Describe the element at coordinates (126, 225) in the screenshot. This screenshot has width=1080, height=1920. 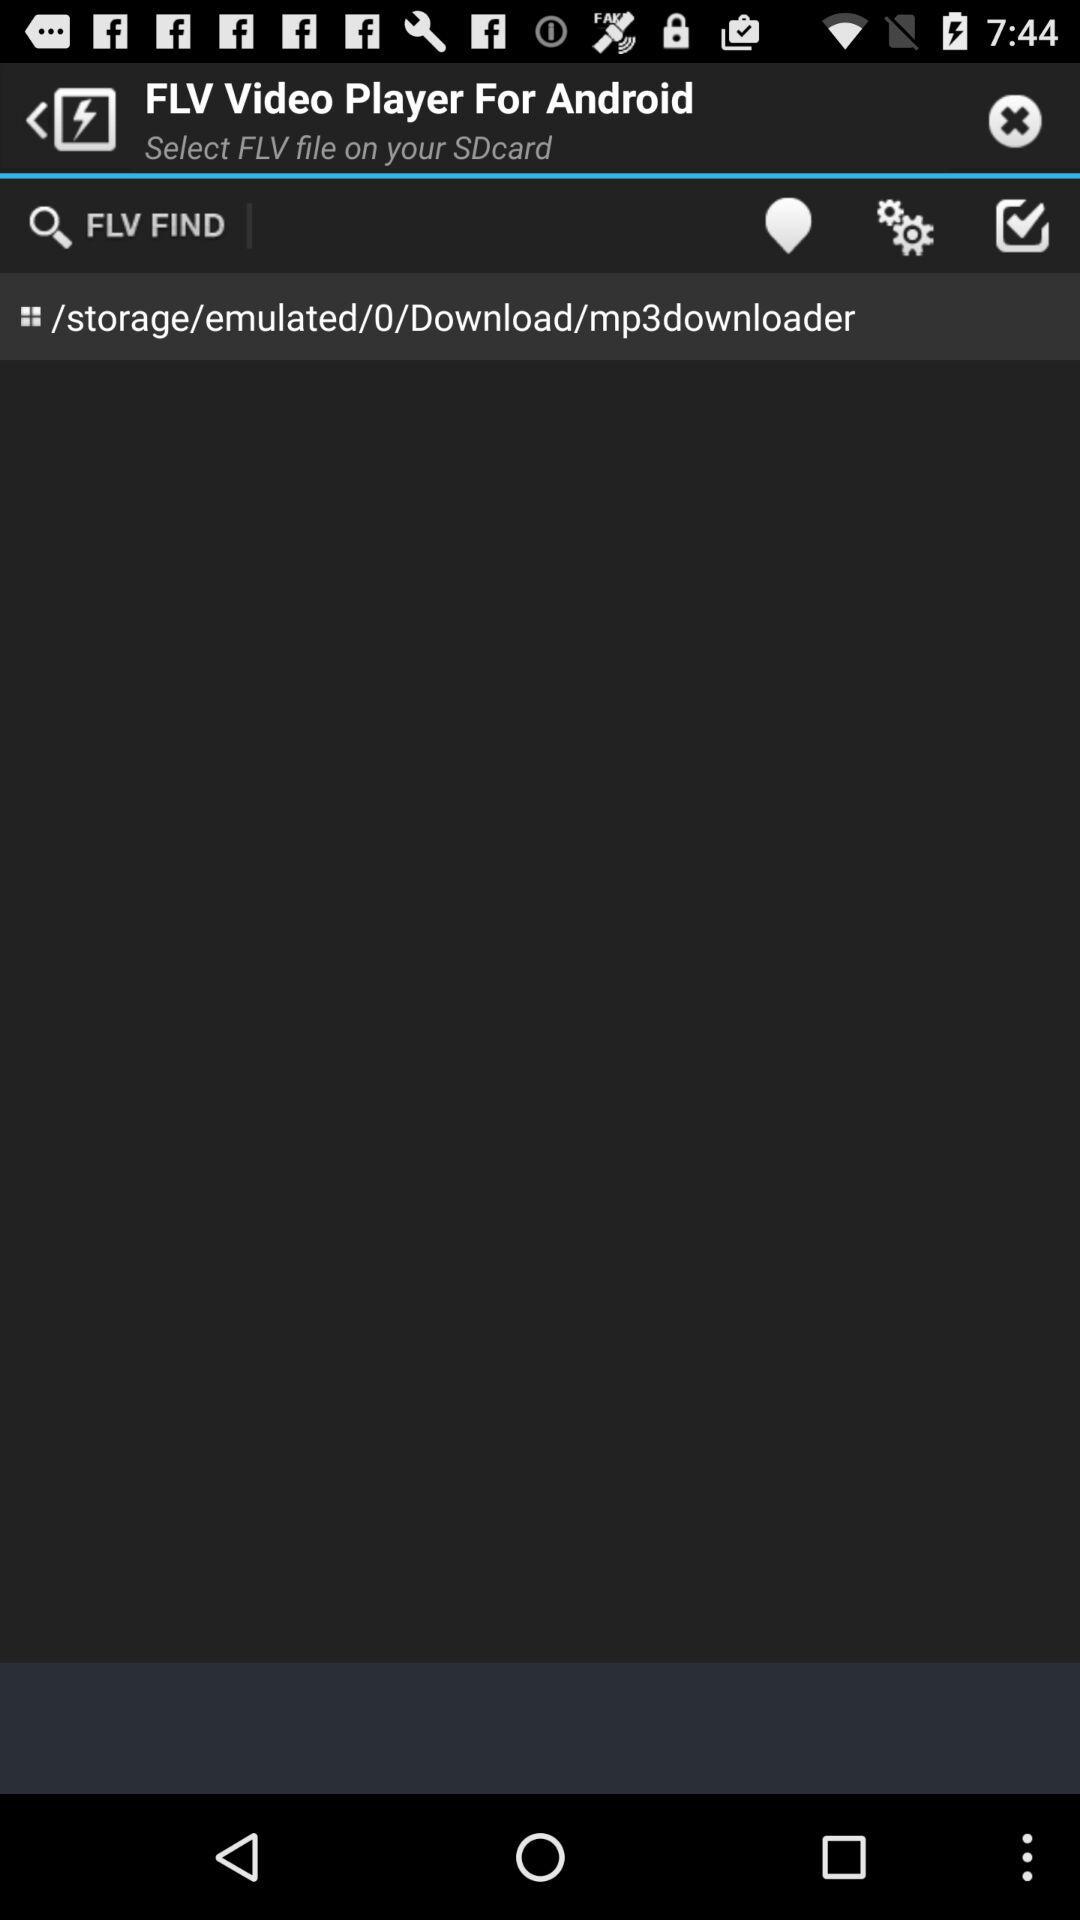
I see `icon above the storage emulated 0 item` at that location.